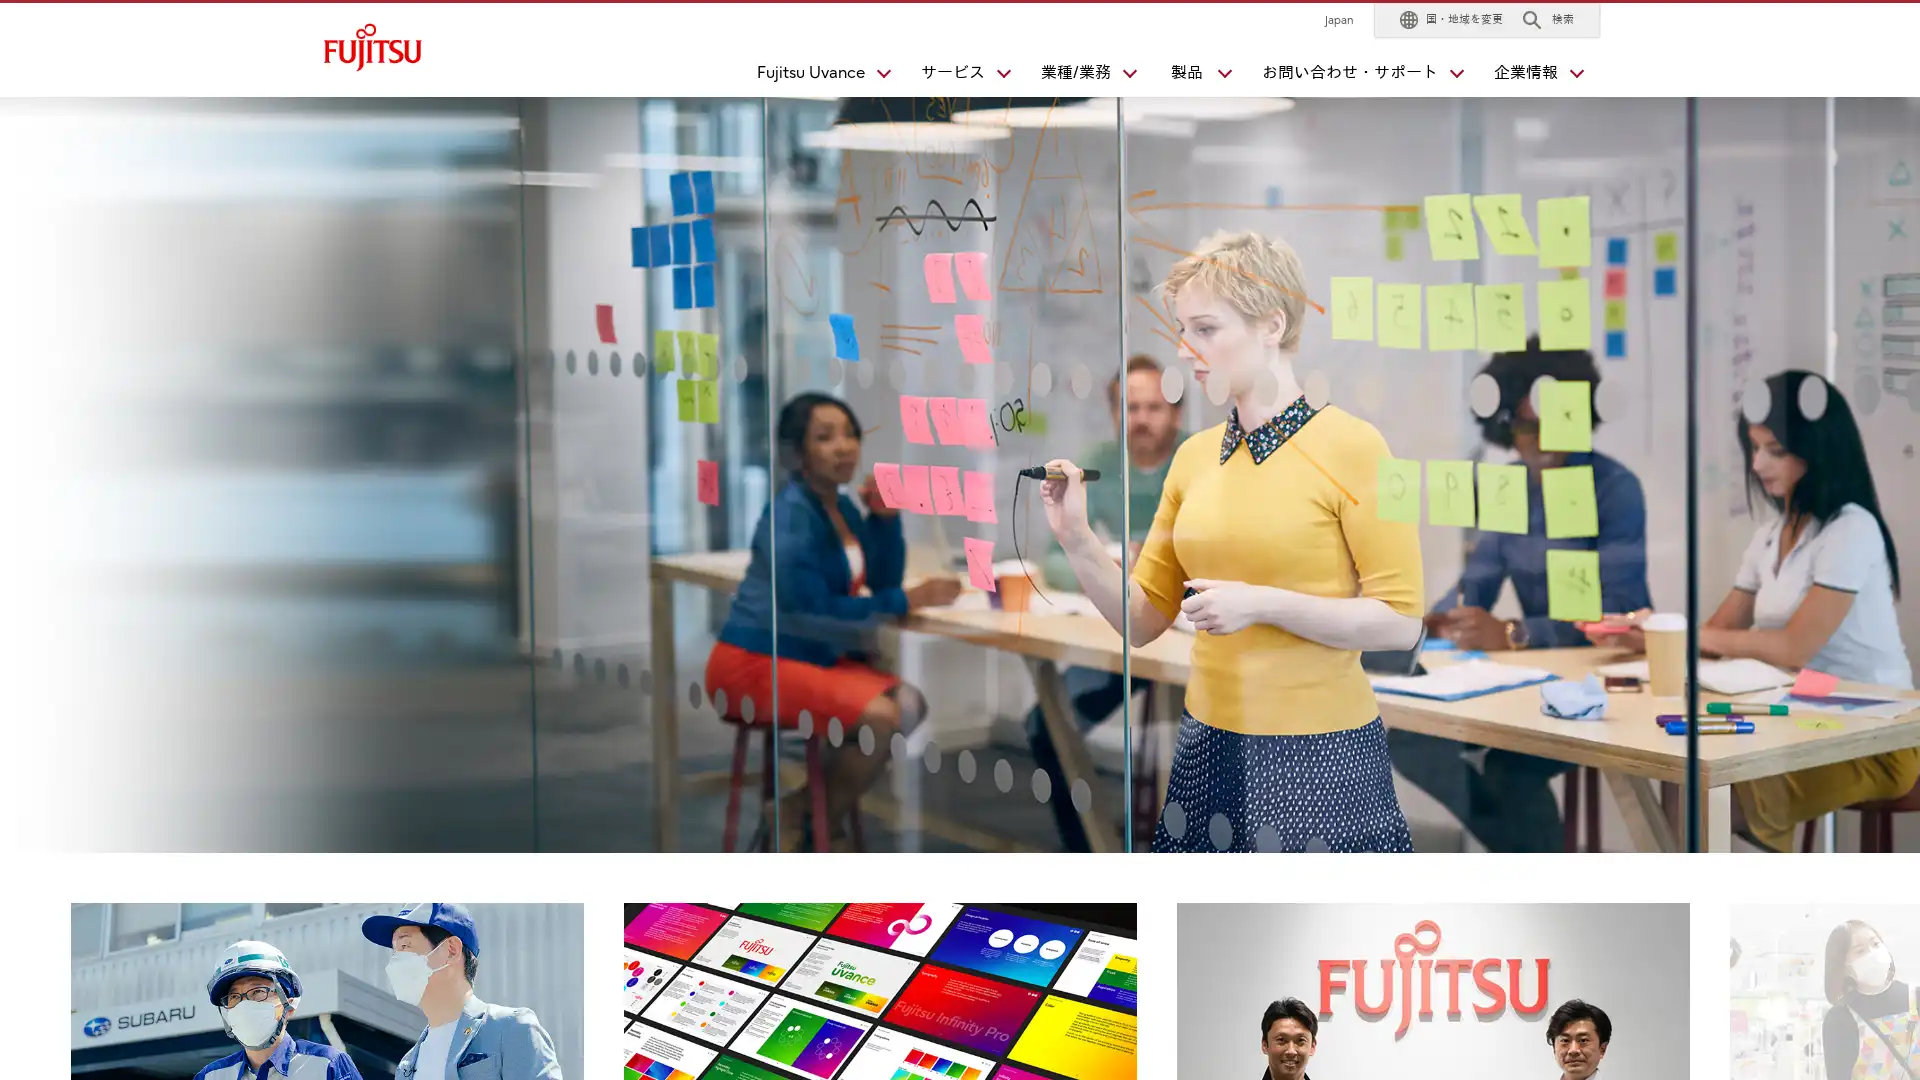 The image size is (1920, 1080). Describe the element at coordinates (1079, 76) in the screenshot. I see `/` at that location.